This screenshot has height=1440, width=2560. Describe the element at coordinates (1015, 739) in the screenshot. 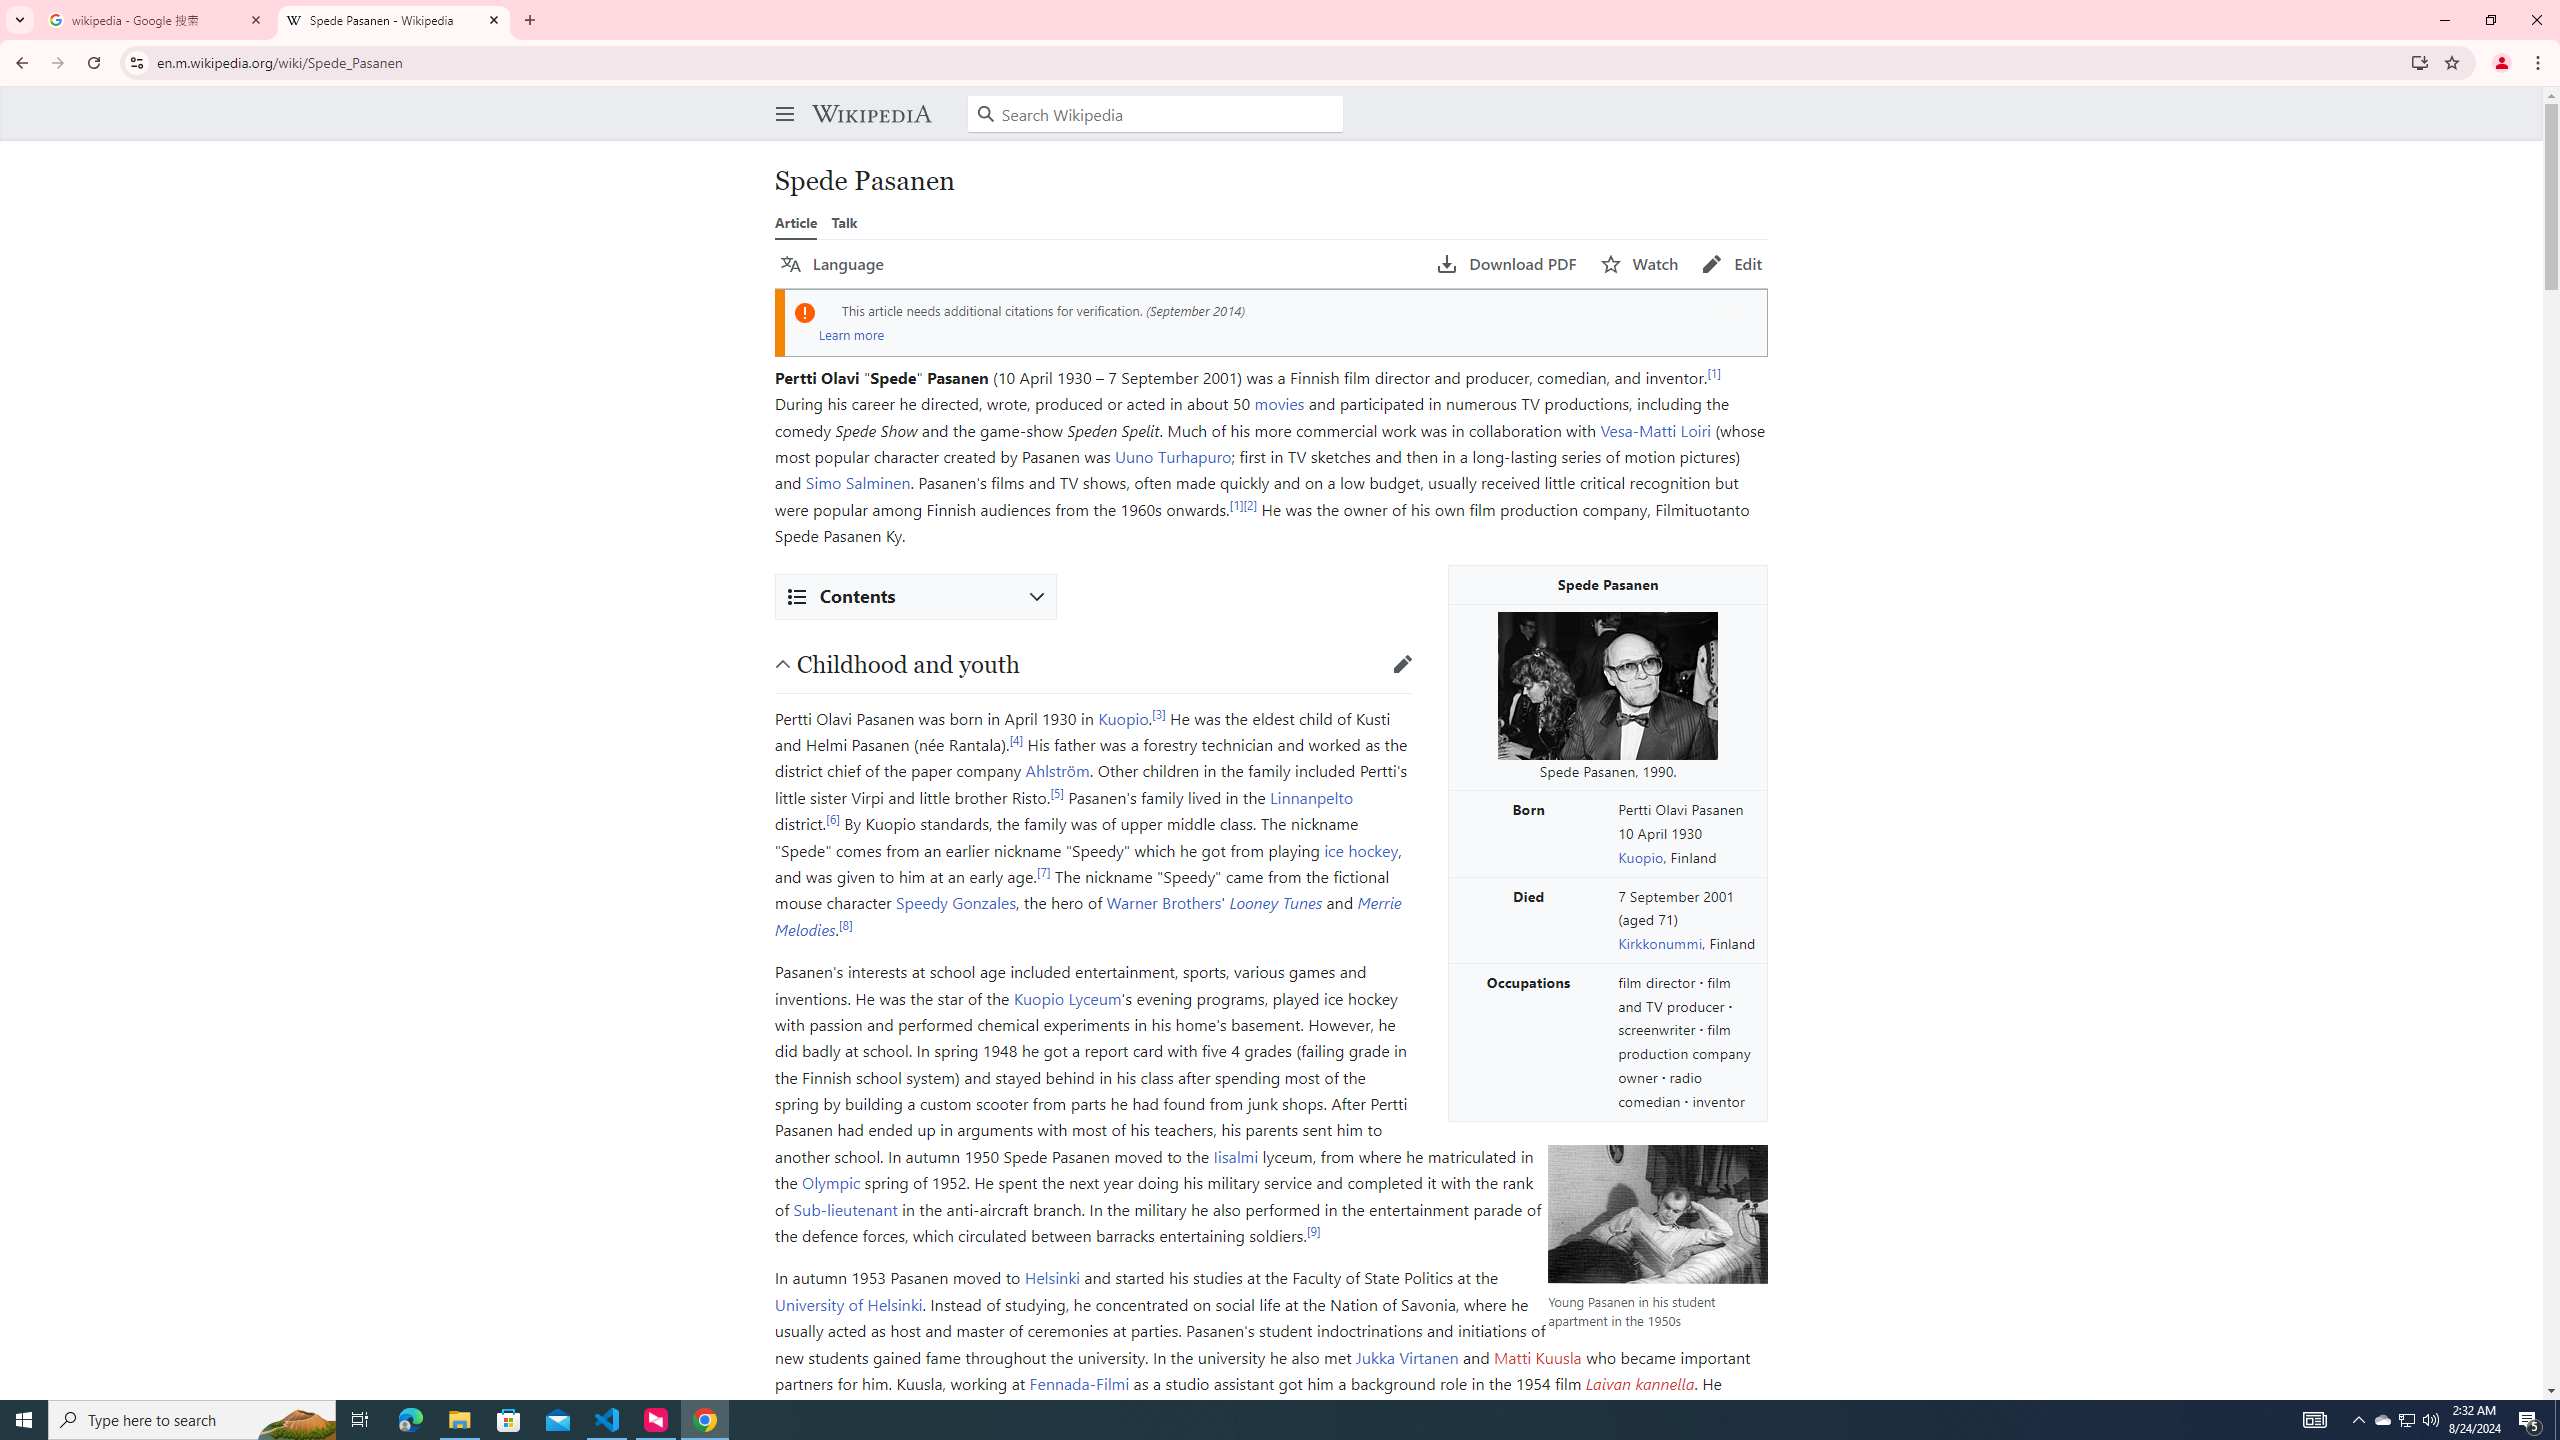

I see `'[4]'` at that location.